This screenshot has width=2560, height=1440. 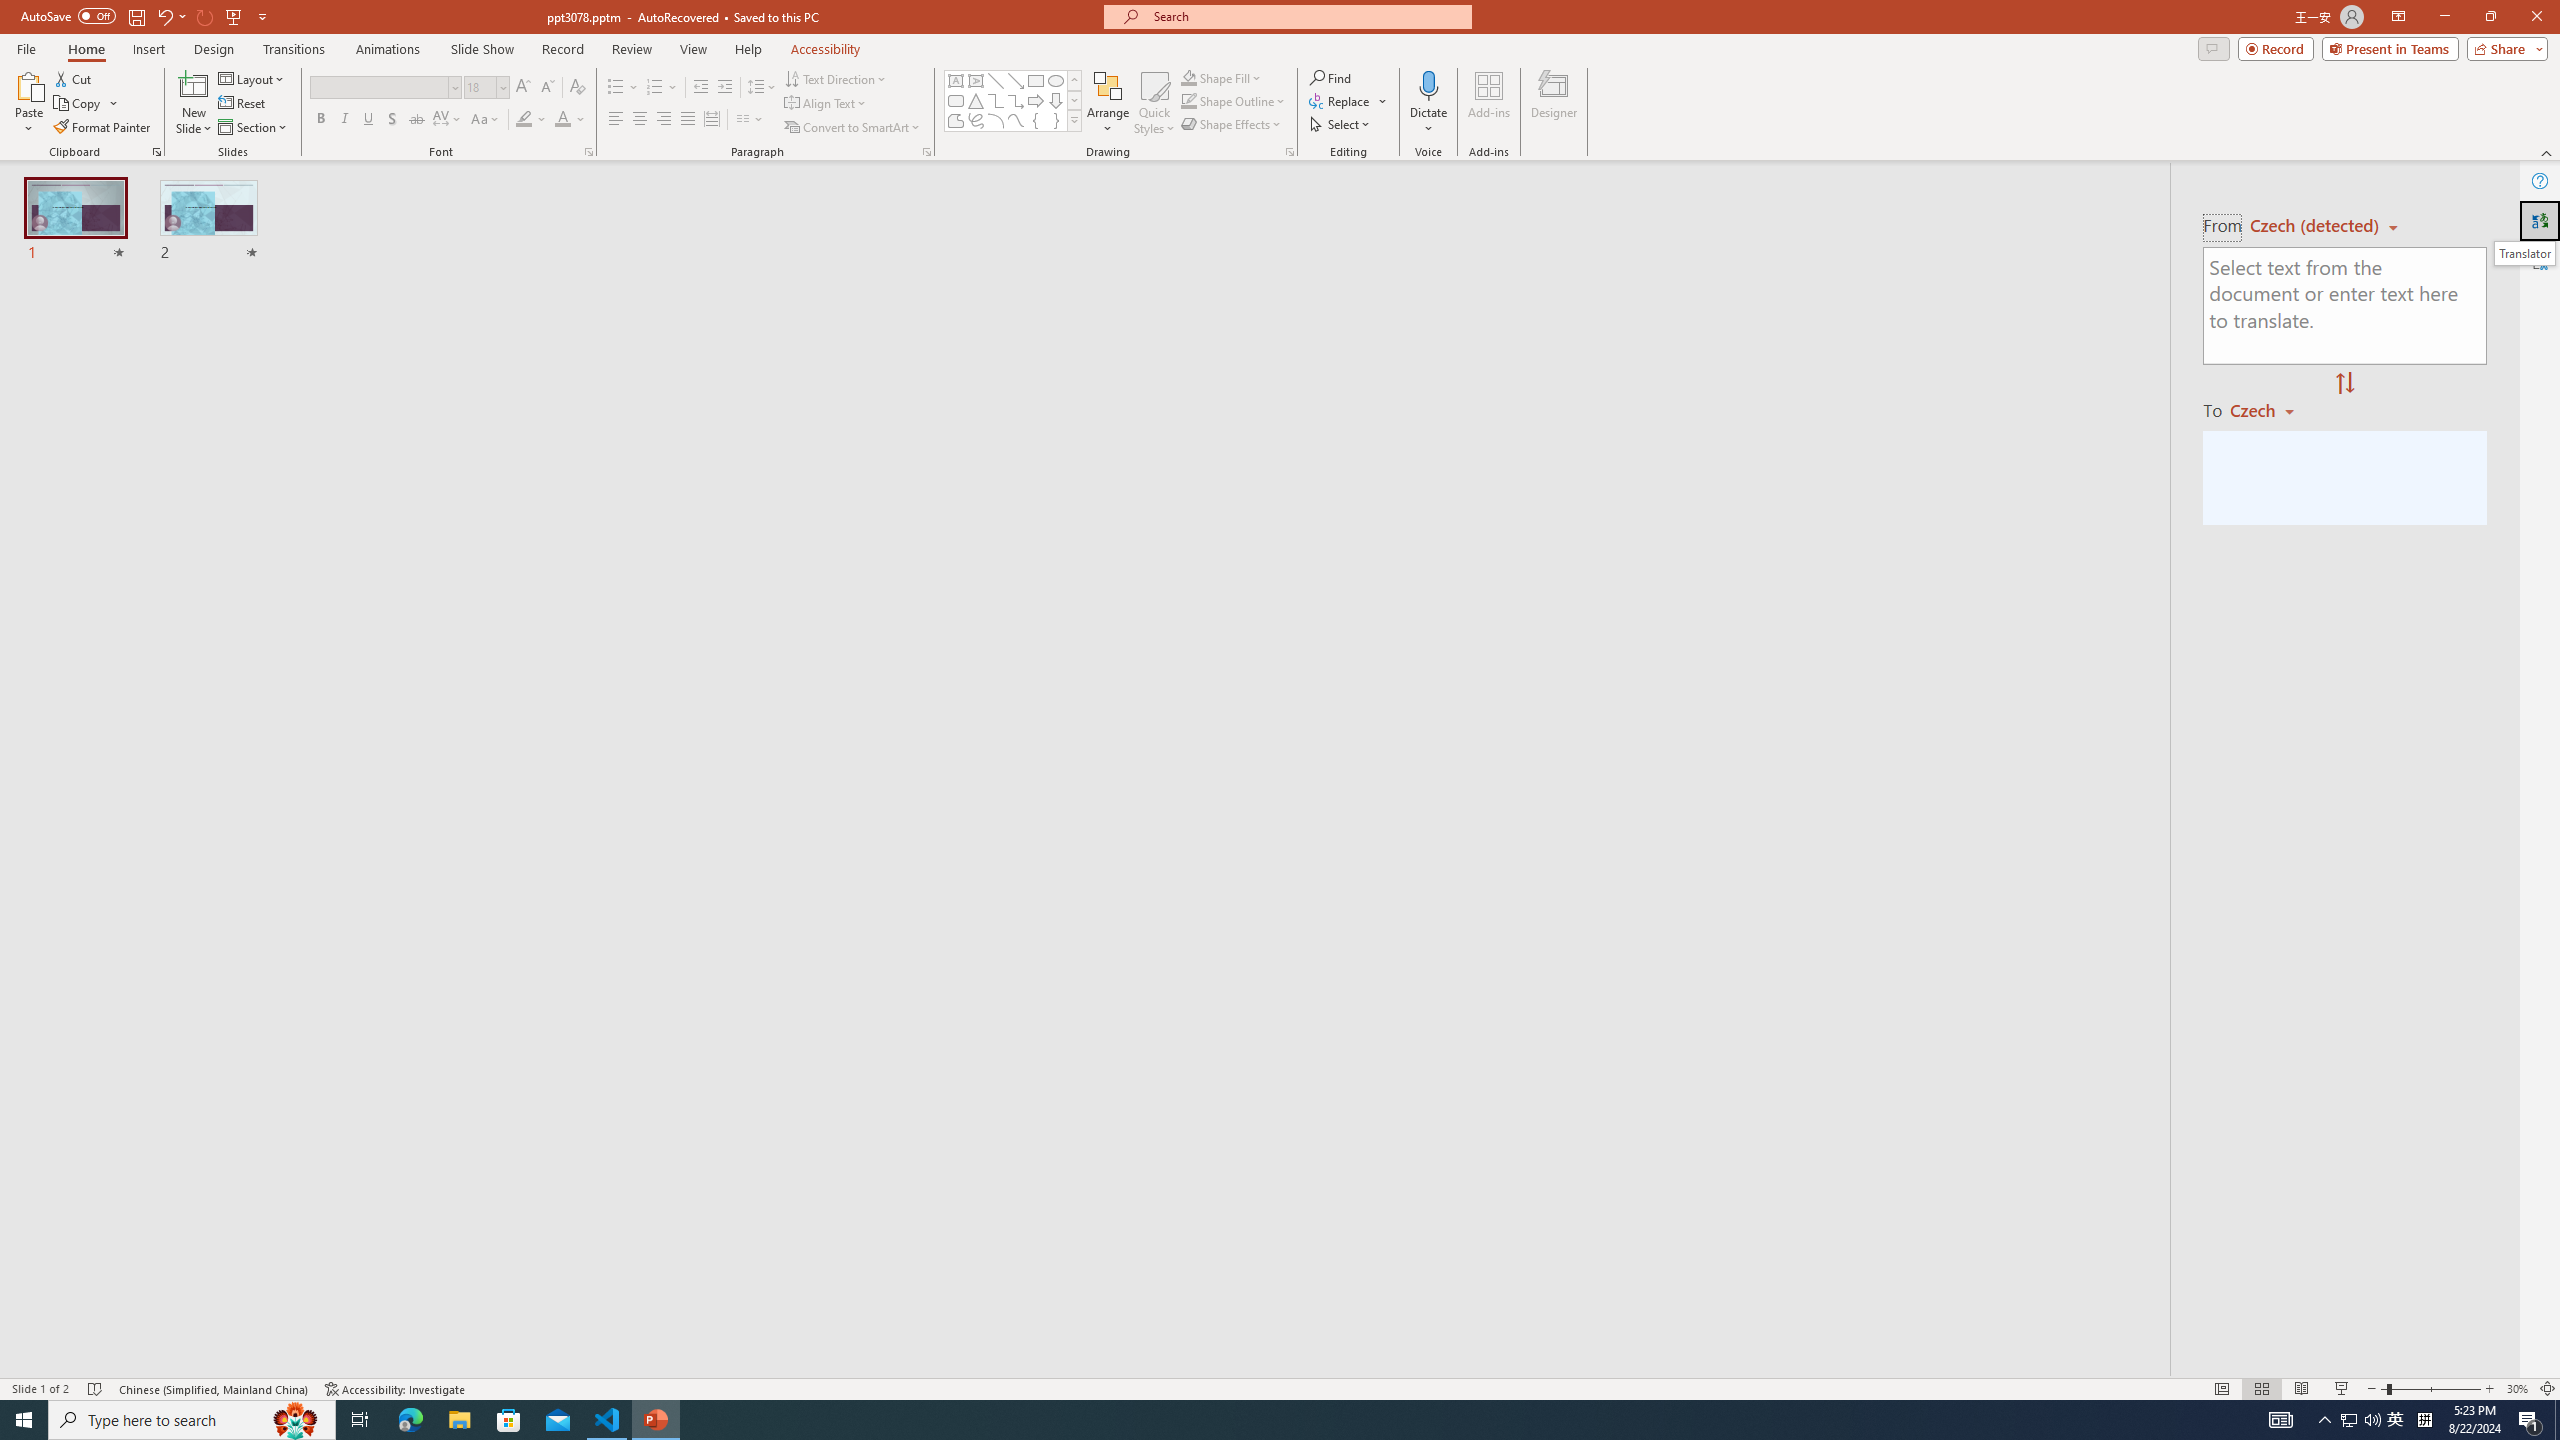 What do you see at coordinates (343, 118) in the screenshot?
I see `'Italic'` at bounding box center [343, 118].